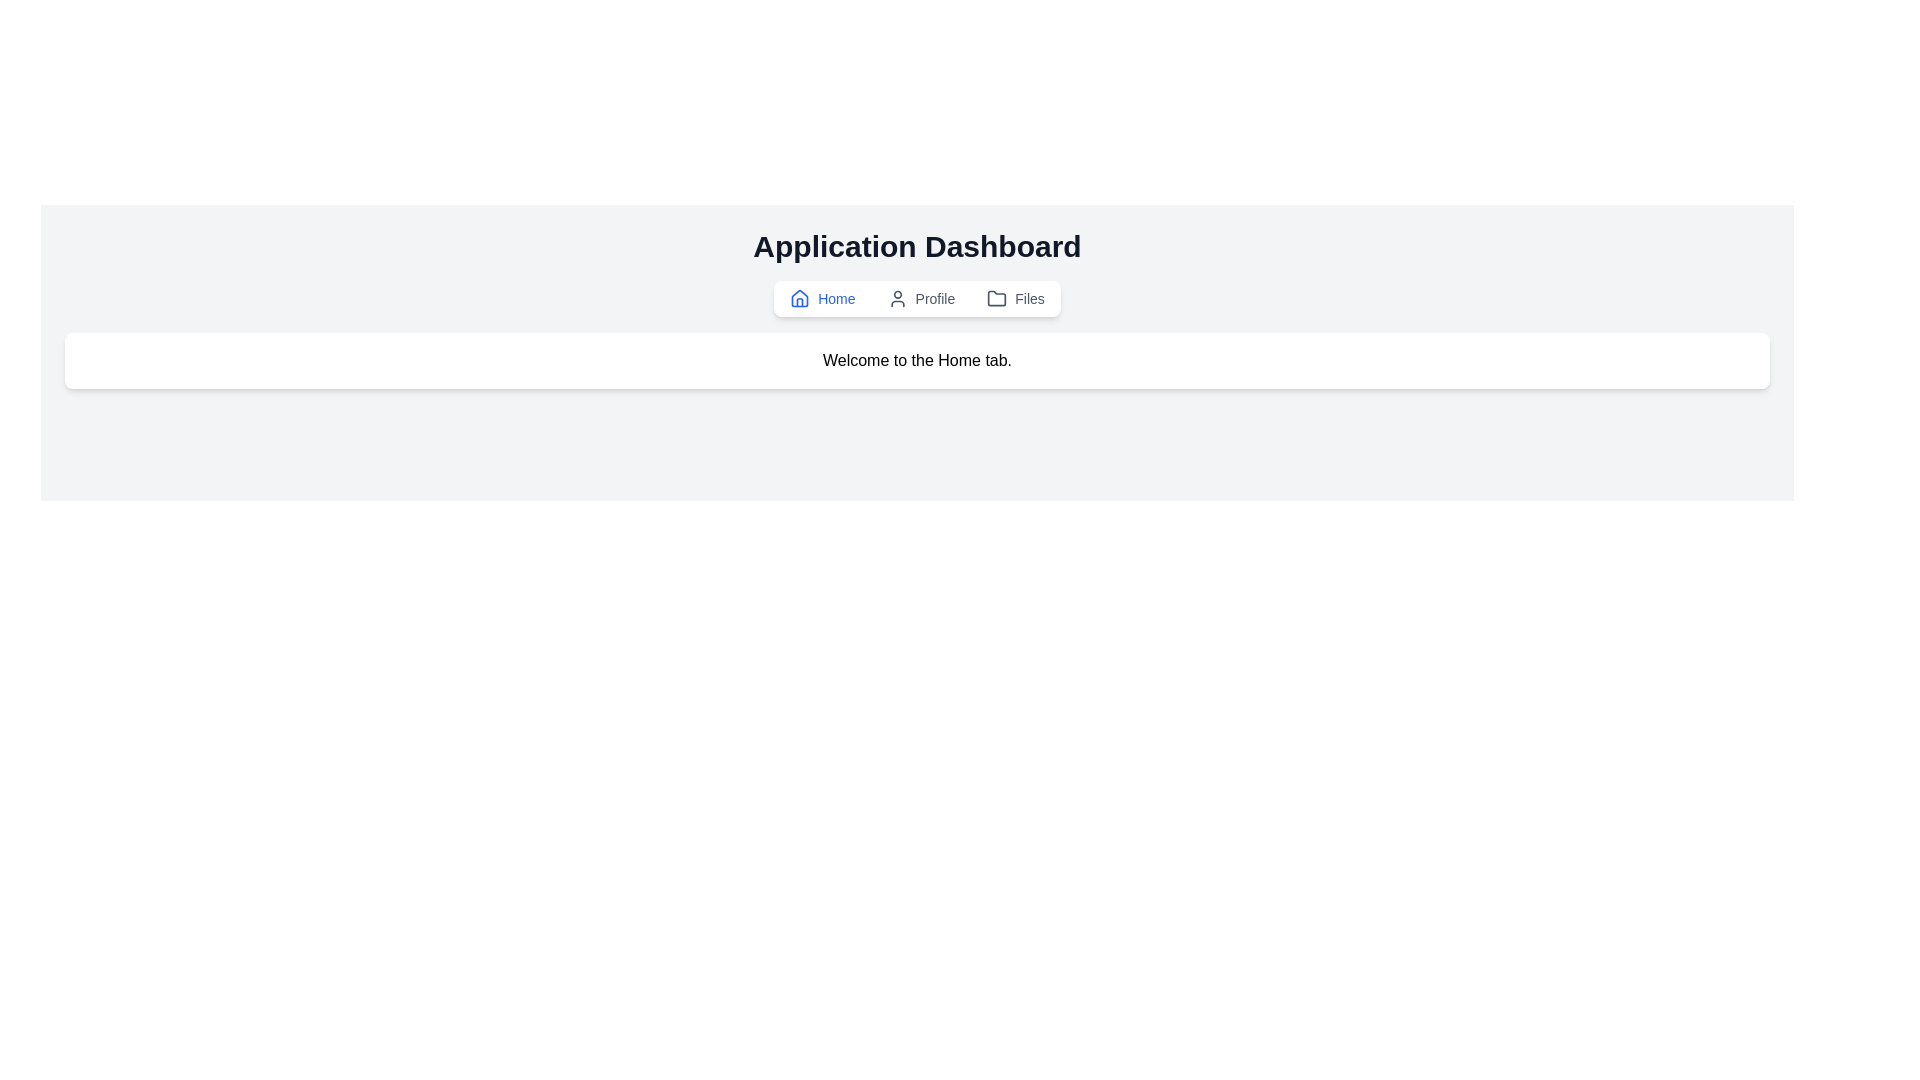  Describe the element at coordinates (997, 299) in the screenshot. I see `the 'Files' folder icon located in the navigation bar section of the application, positioned at the beginning of the 'Files' menu item` at that location.